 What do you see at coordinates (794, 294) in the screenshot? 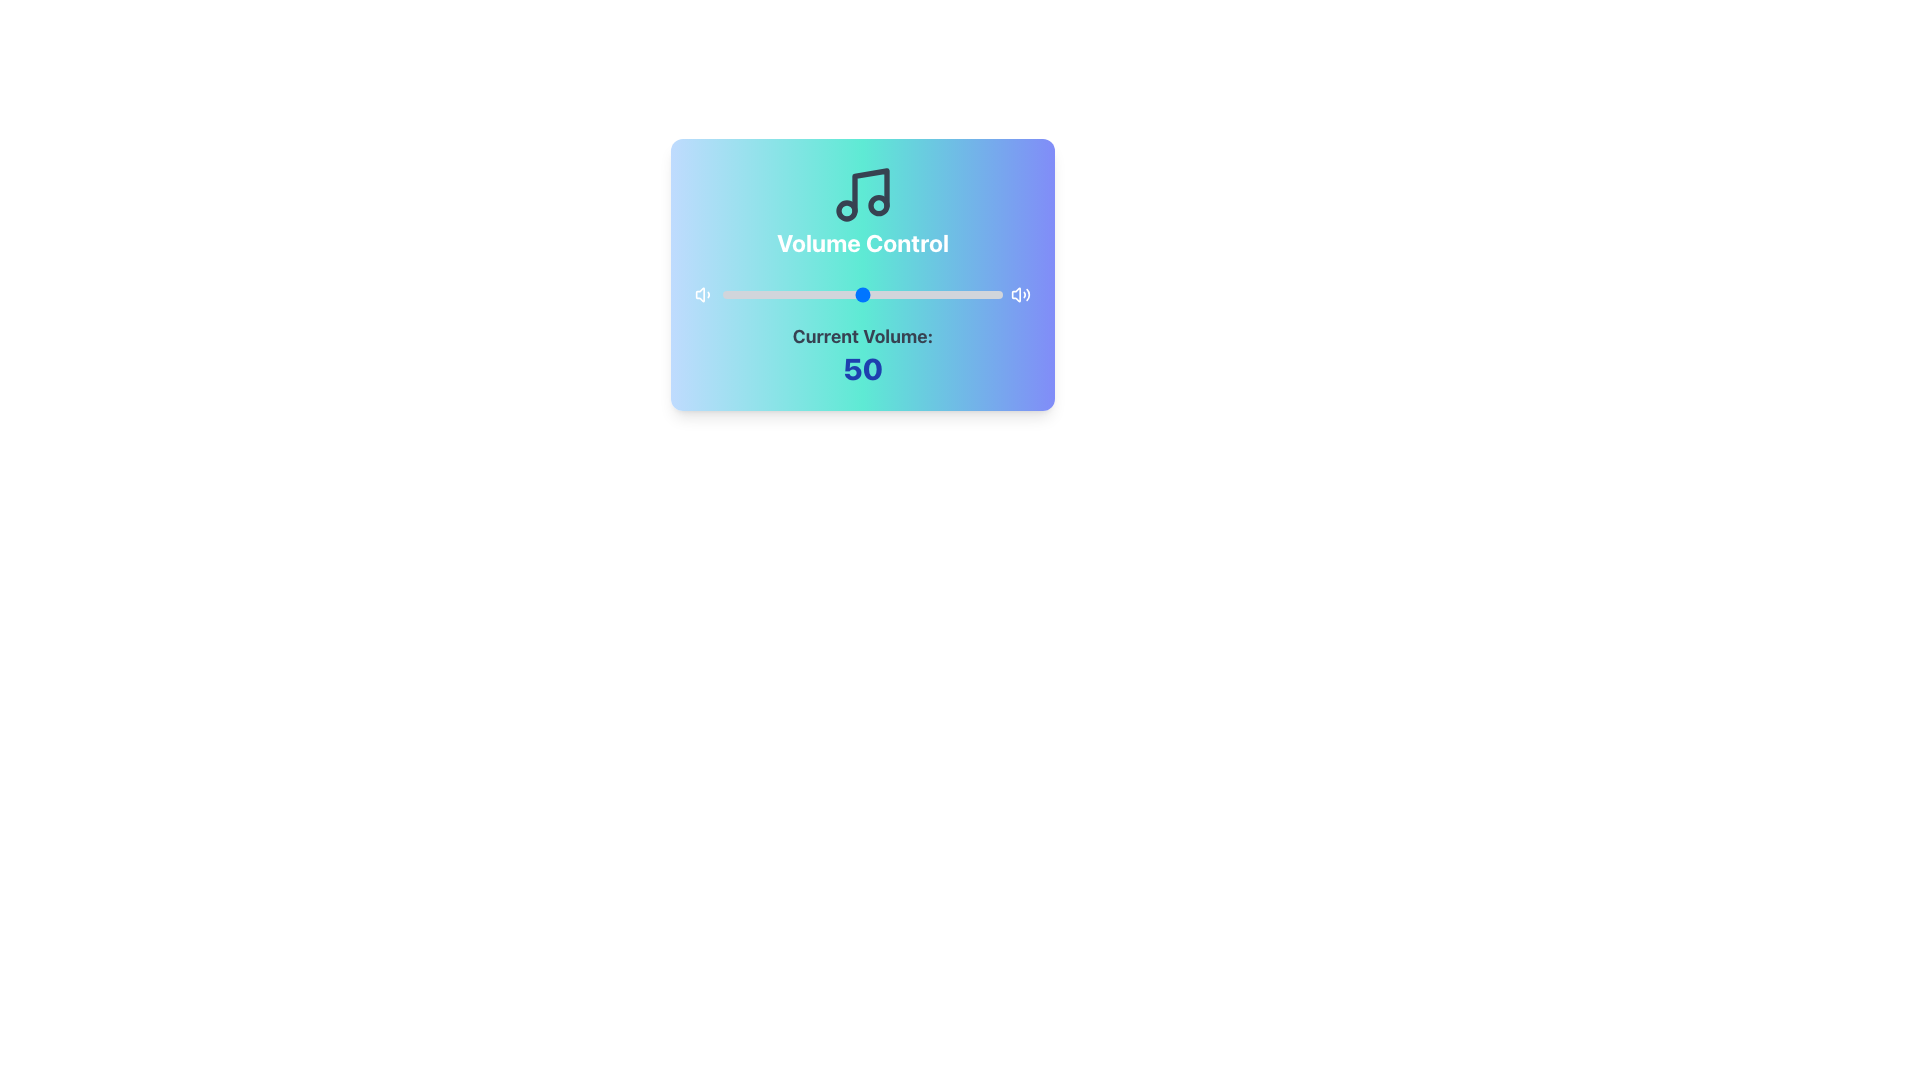
I see `the volume` at bounding box center [794, 294].